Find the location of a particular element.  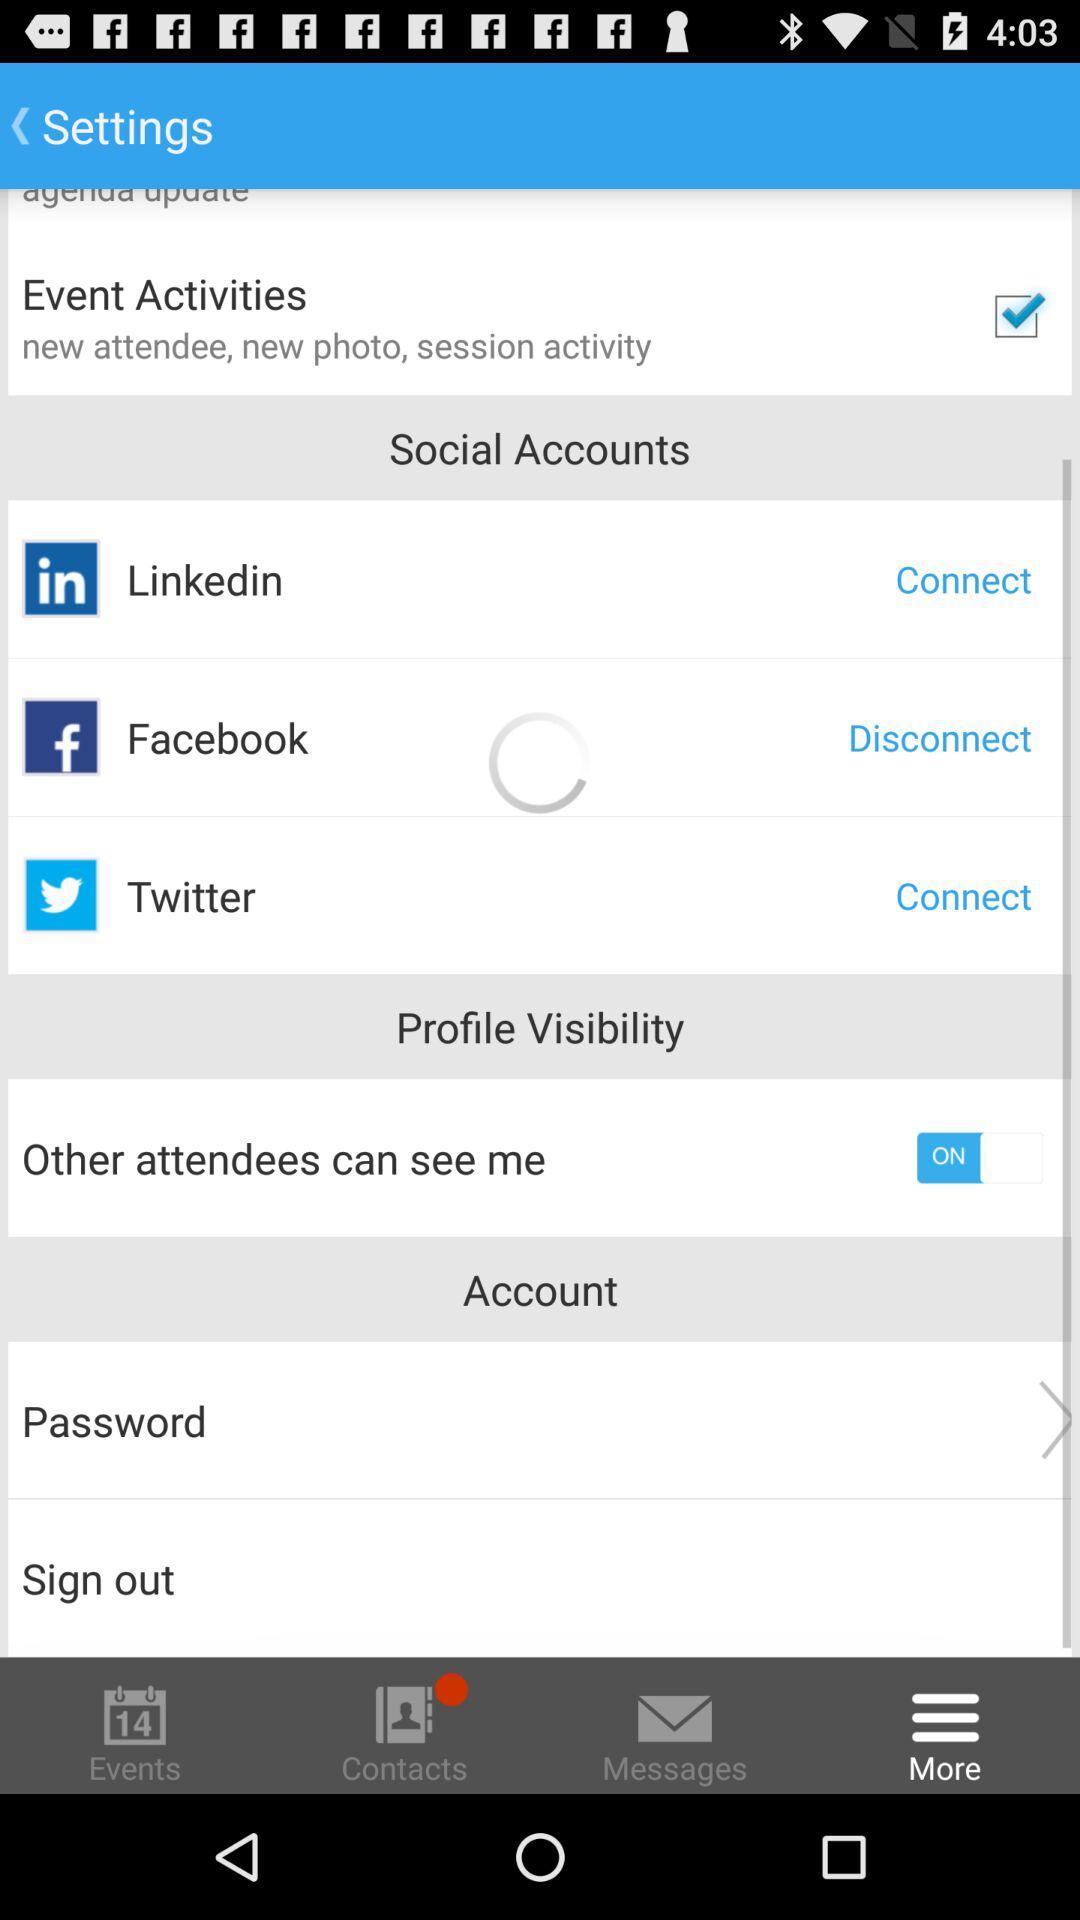

check to see event activities is located at coordinates (1016, 315).